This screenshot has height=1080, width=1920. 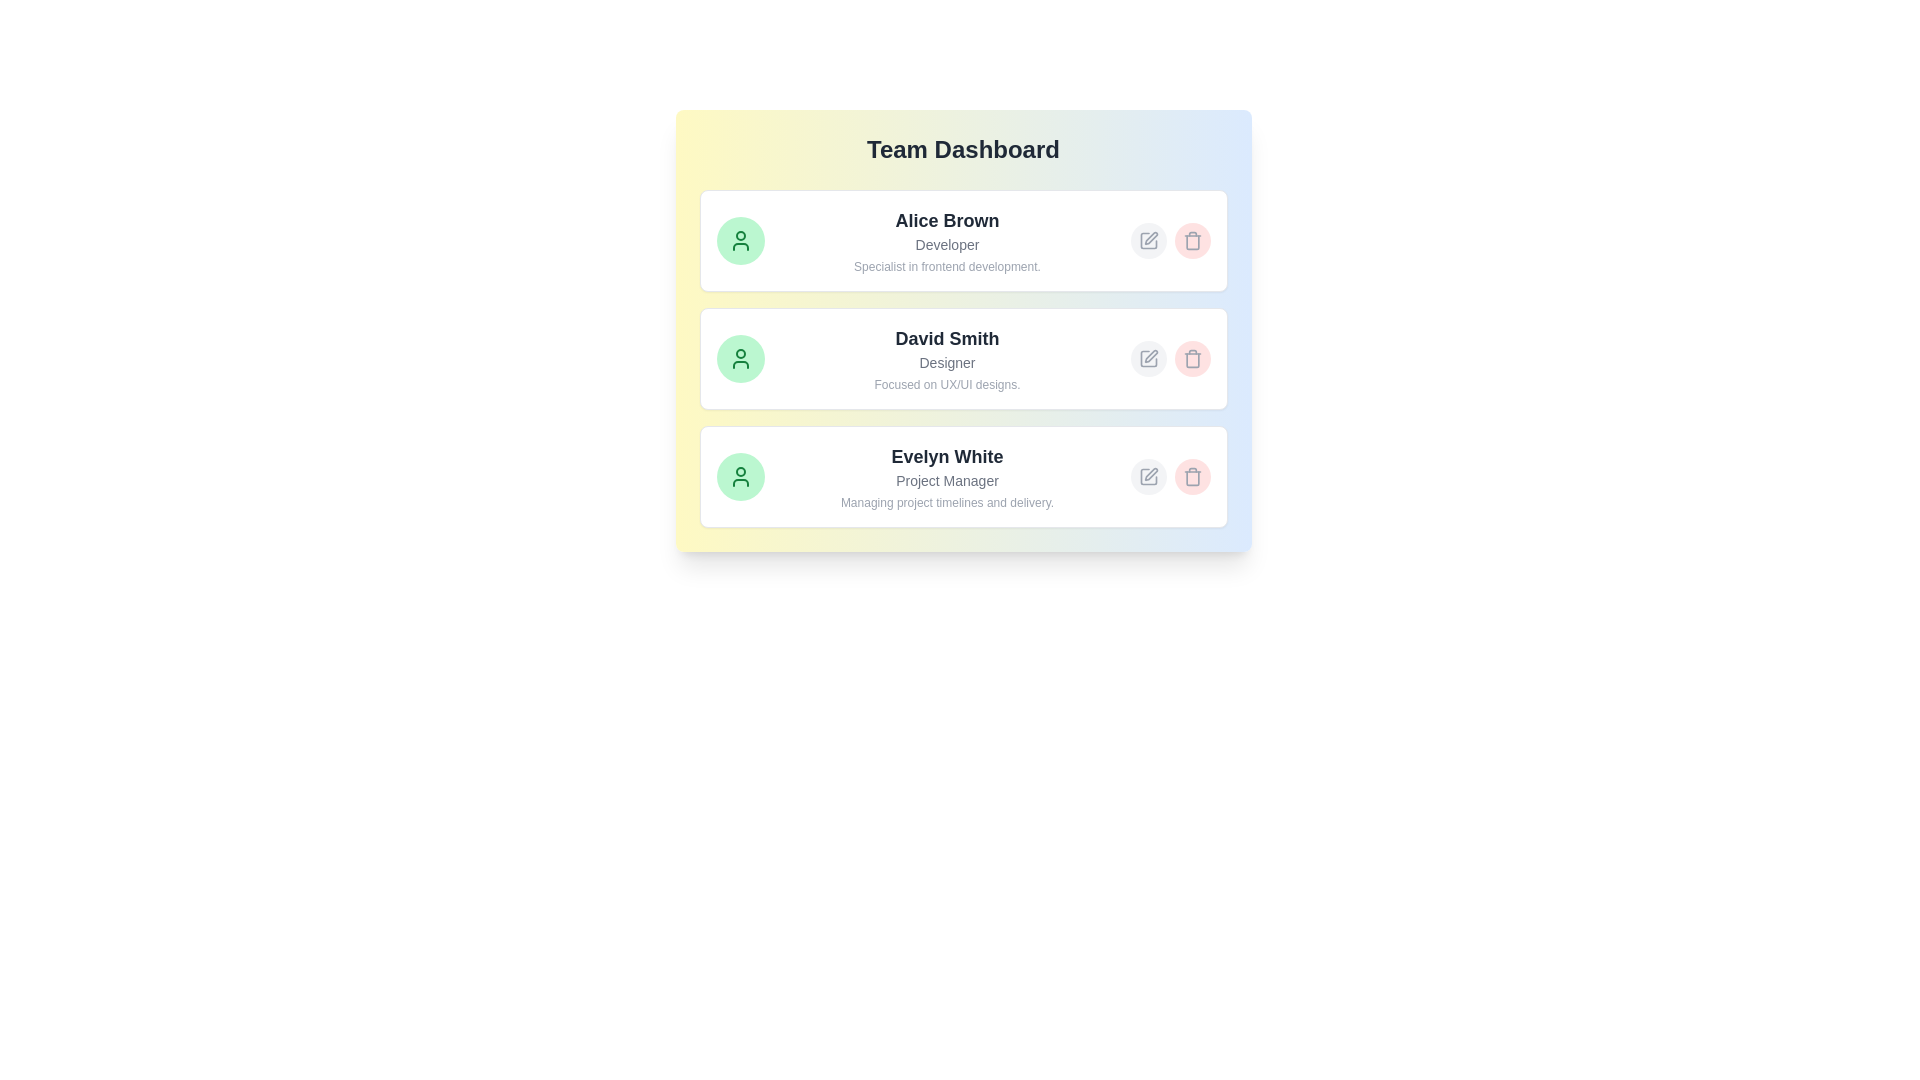 I want to click on the user profile icon wrapped in a green circle located in the second row of the 'Team Dashboard' section, adjacent to 'David Smith', so click(x=739, y=357).